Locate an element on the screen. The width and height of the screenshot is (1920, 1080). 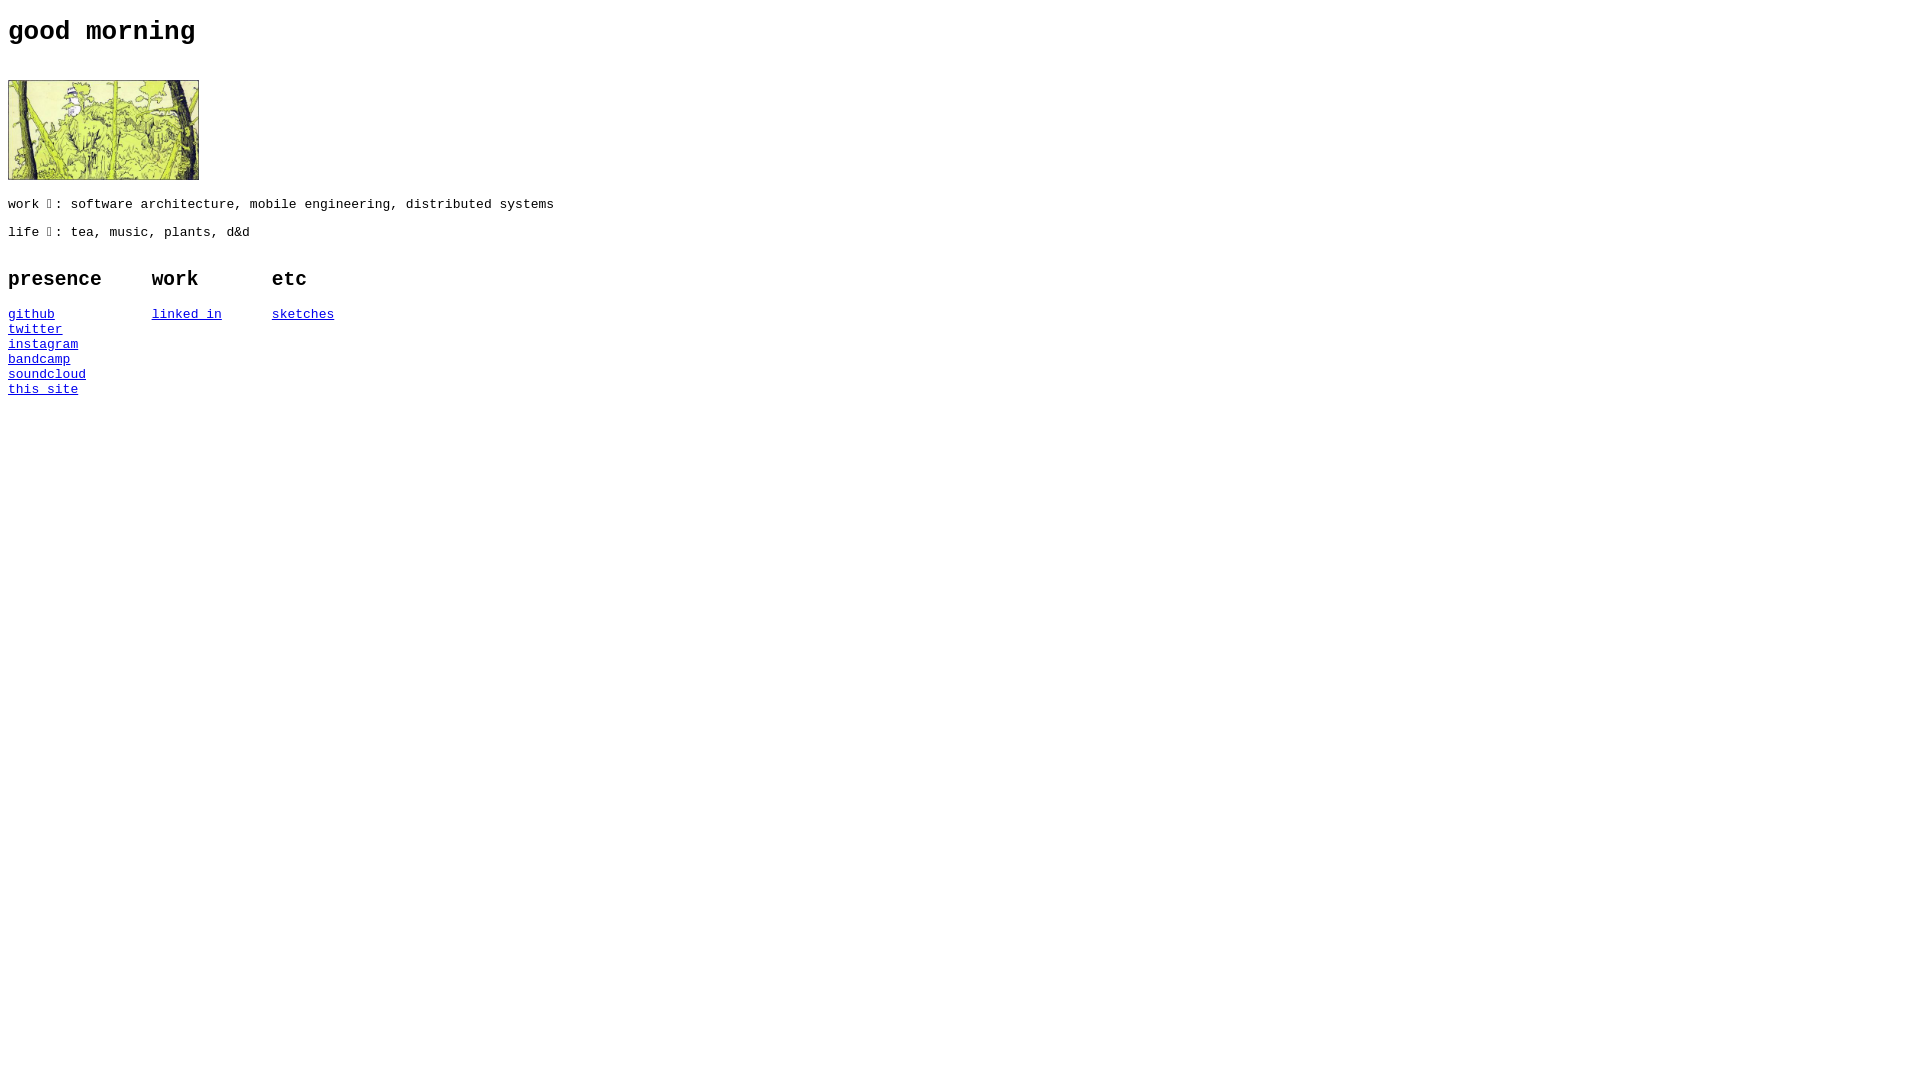
'linked in' is located at coordinates (187, 314).